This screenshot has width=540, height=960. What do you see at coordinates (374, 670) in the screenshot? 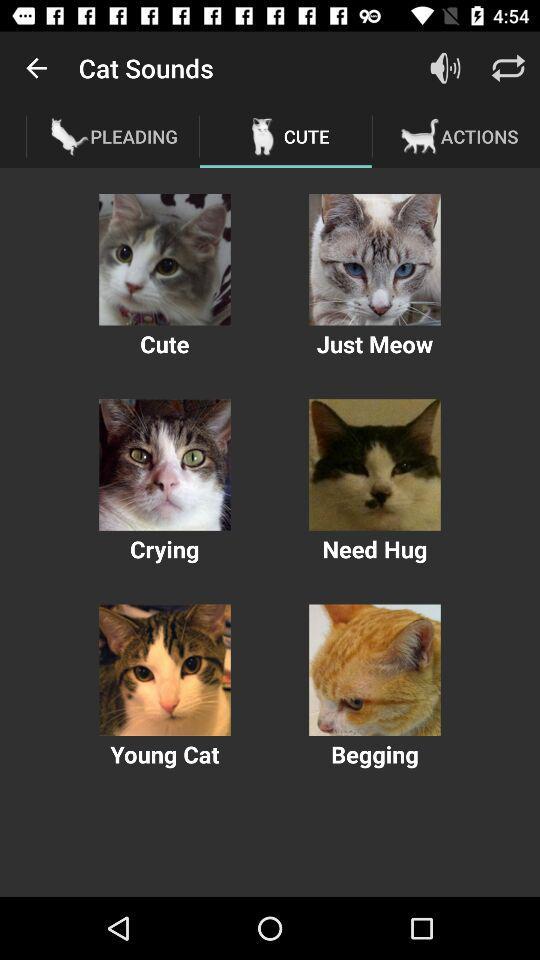
I see `option` at bounding box center [374, 670].